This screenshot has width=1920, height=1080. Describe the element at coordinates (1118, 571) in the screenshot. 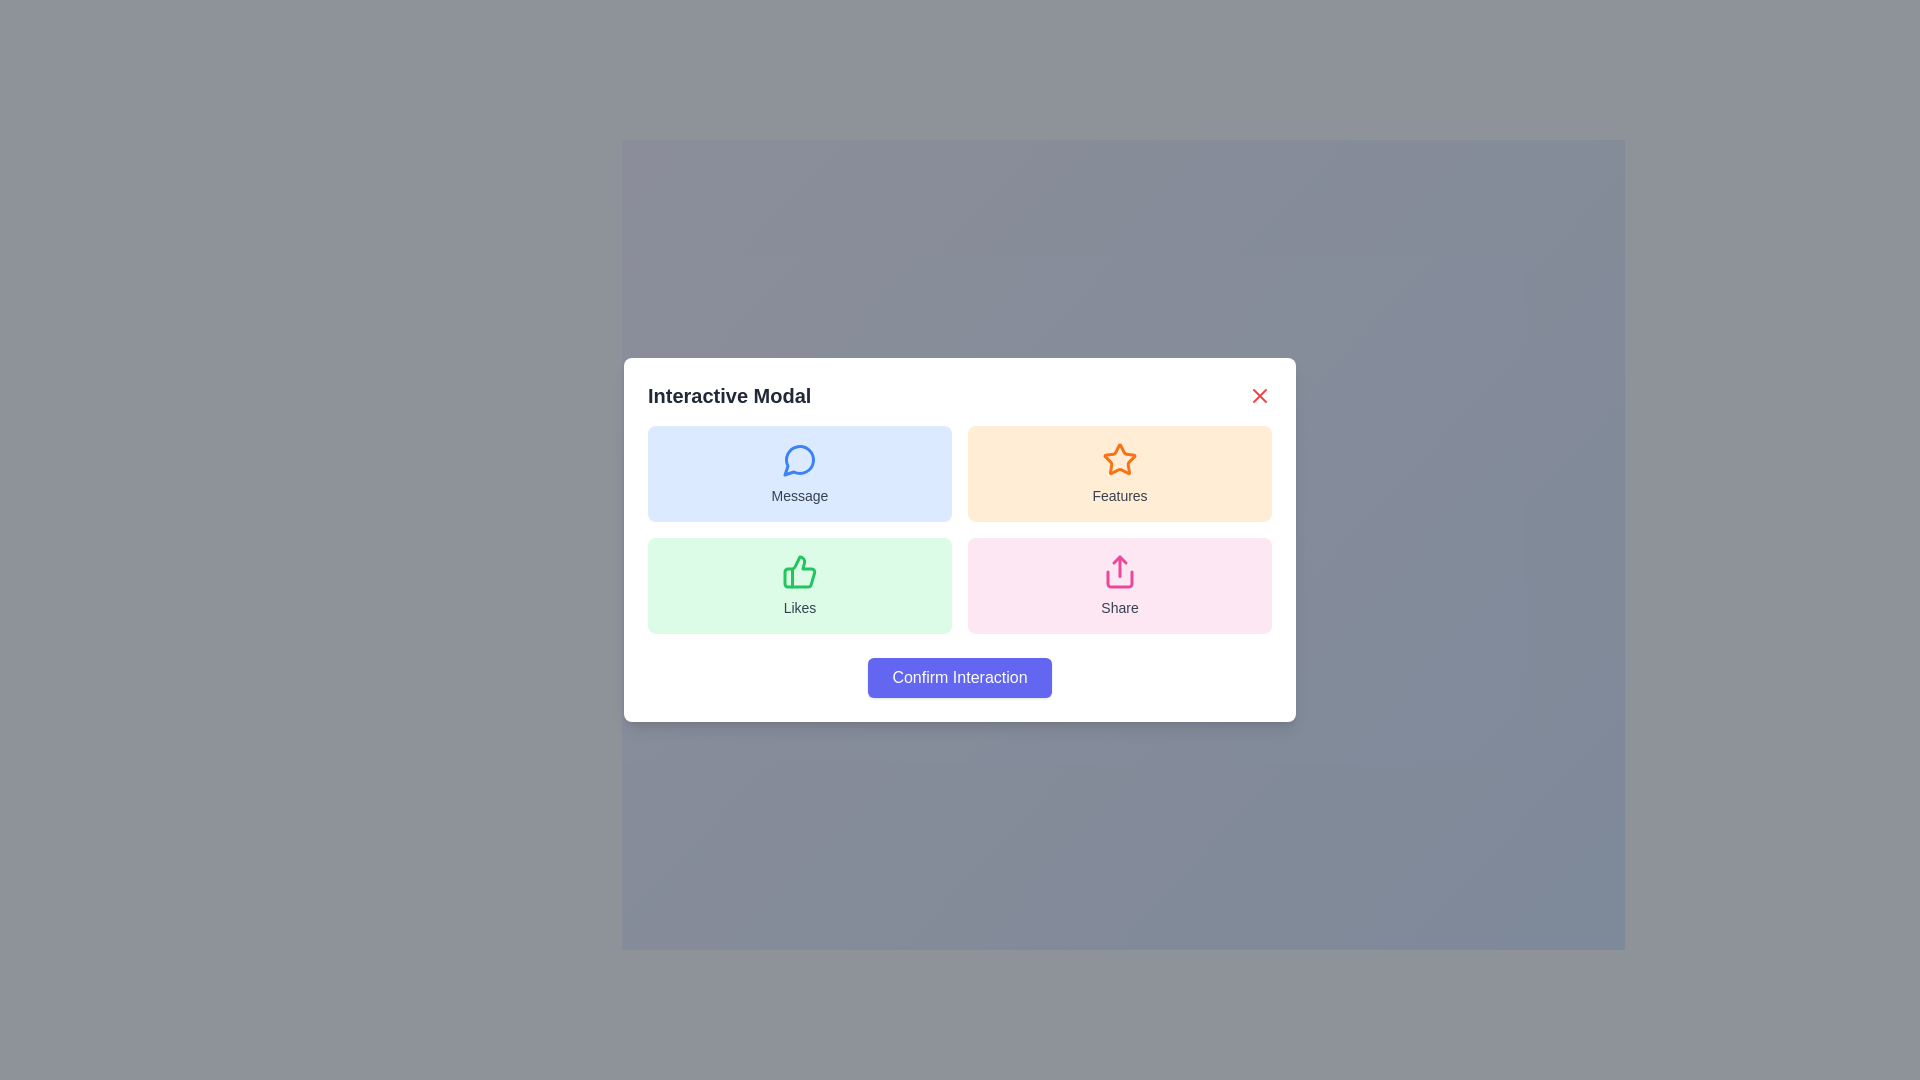

I see `the 'Share' Icon button located in the lower-right quadrant of the modal, which is centered within a pink background box and labeled 'Share'` at that location.